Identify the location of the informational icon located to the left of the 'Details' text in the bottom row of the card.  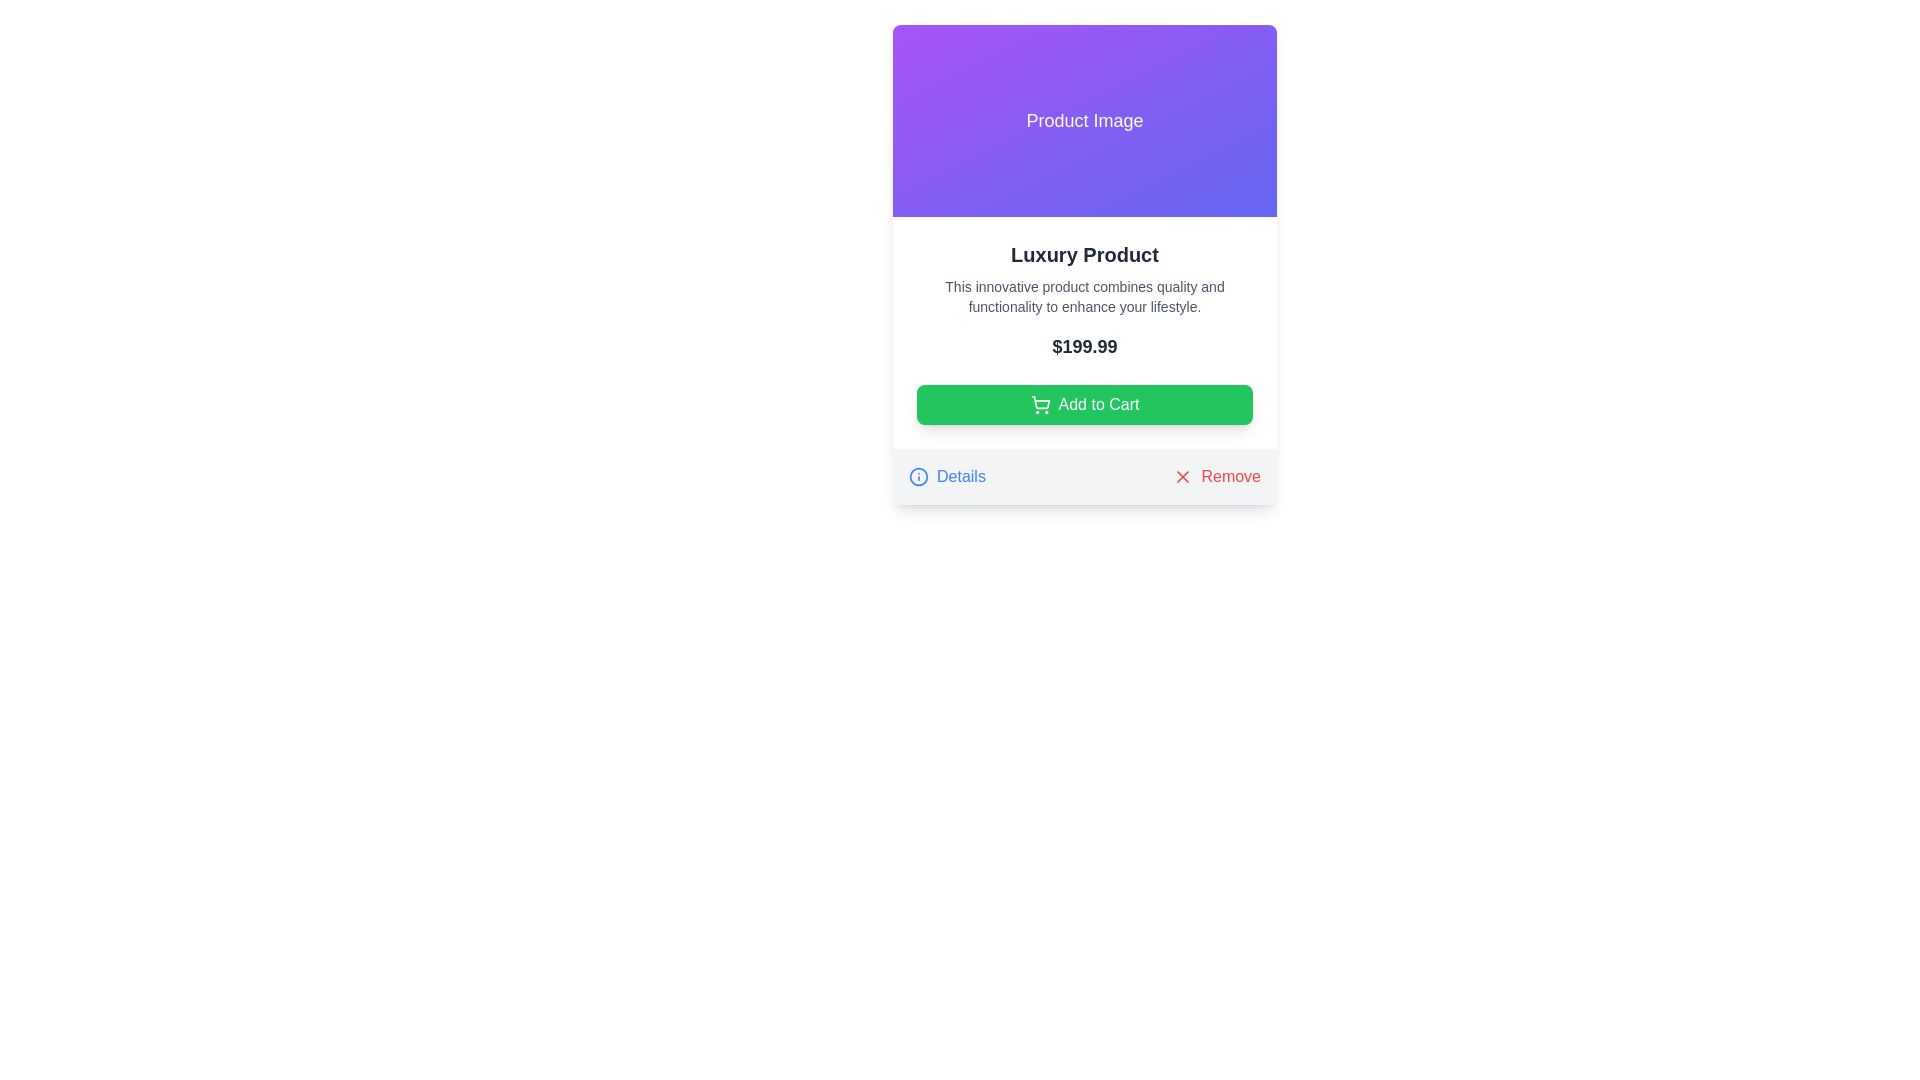
(917, 477).